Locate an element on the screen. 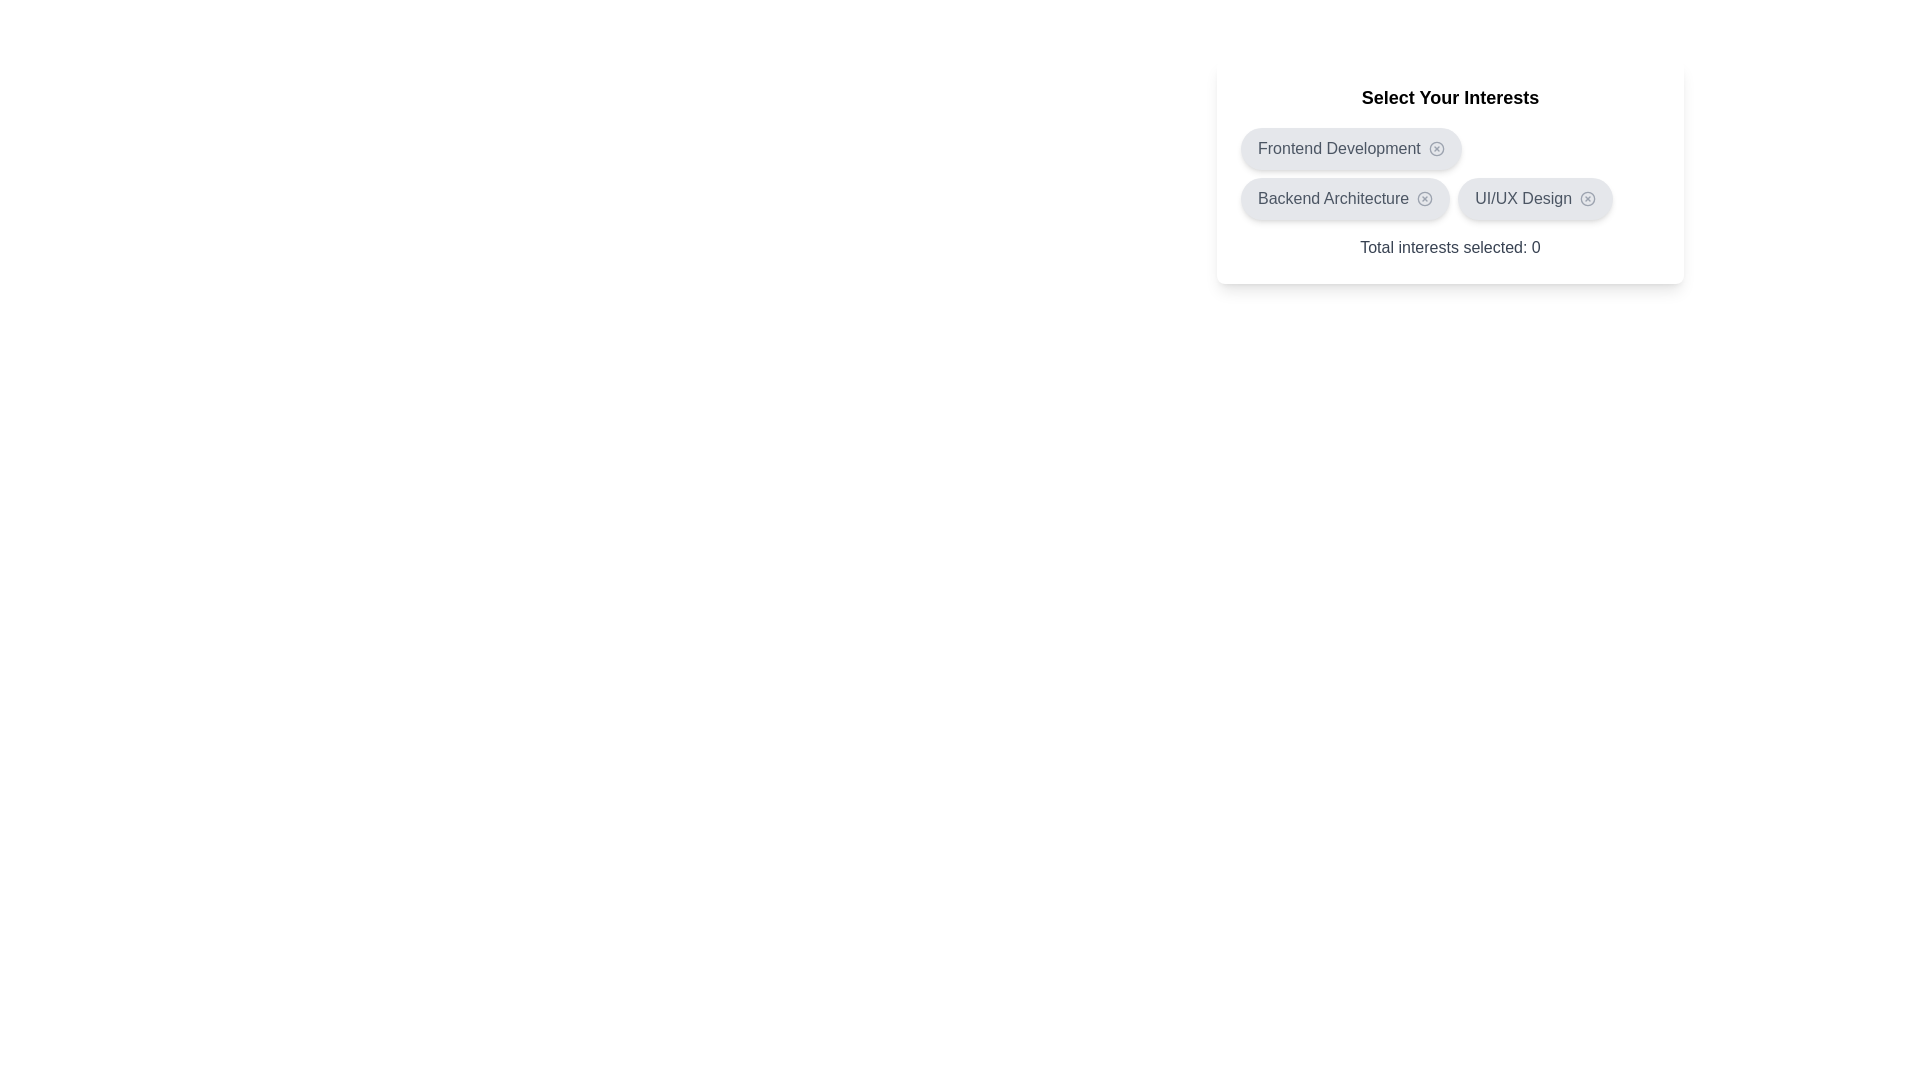 This screenshot has width=1920, height=1080. the third selectable button in the 'Select Your Interests' interface is located at coordinates (1534, 199).